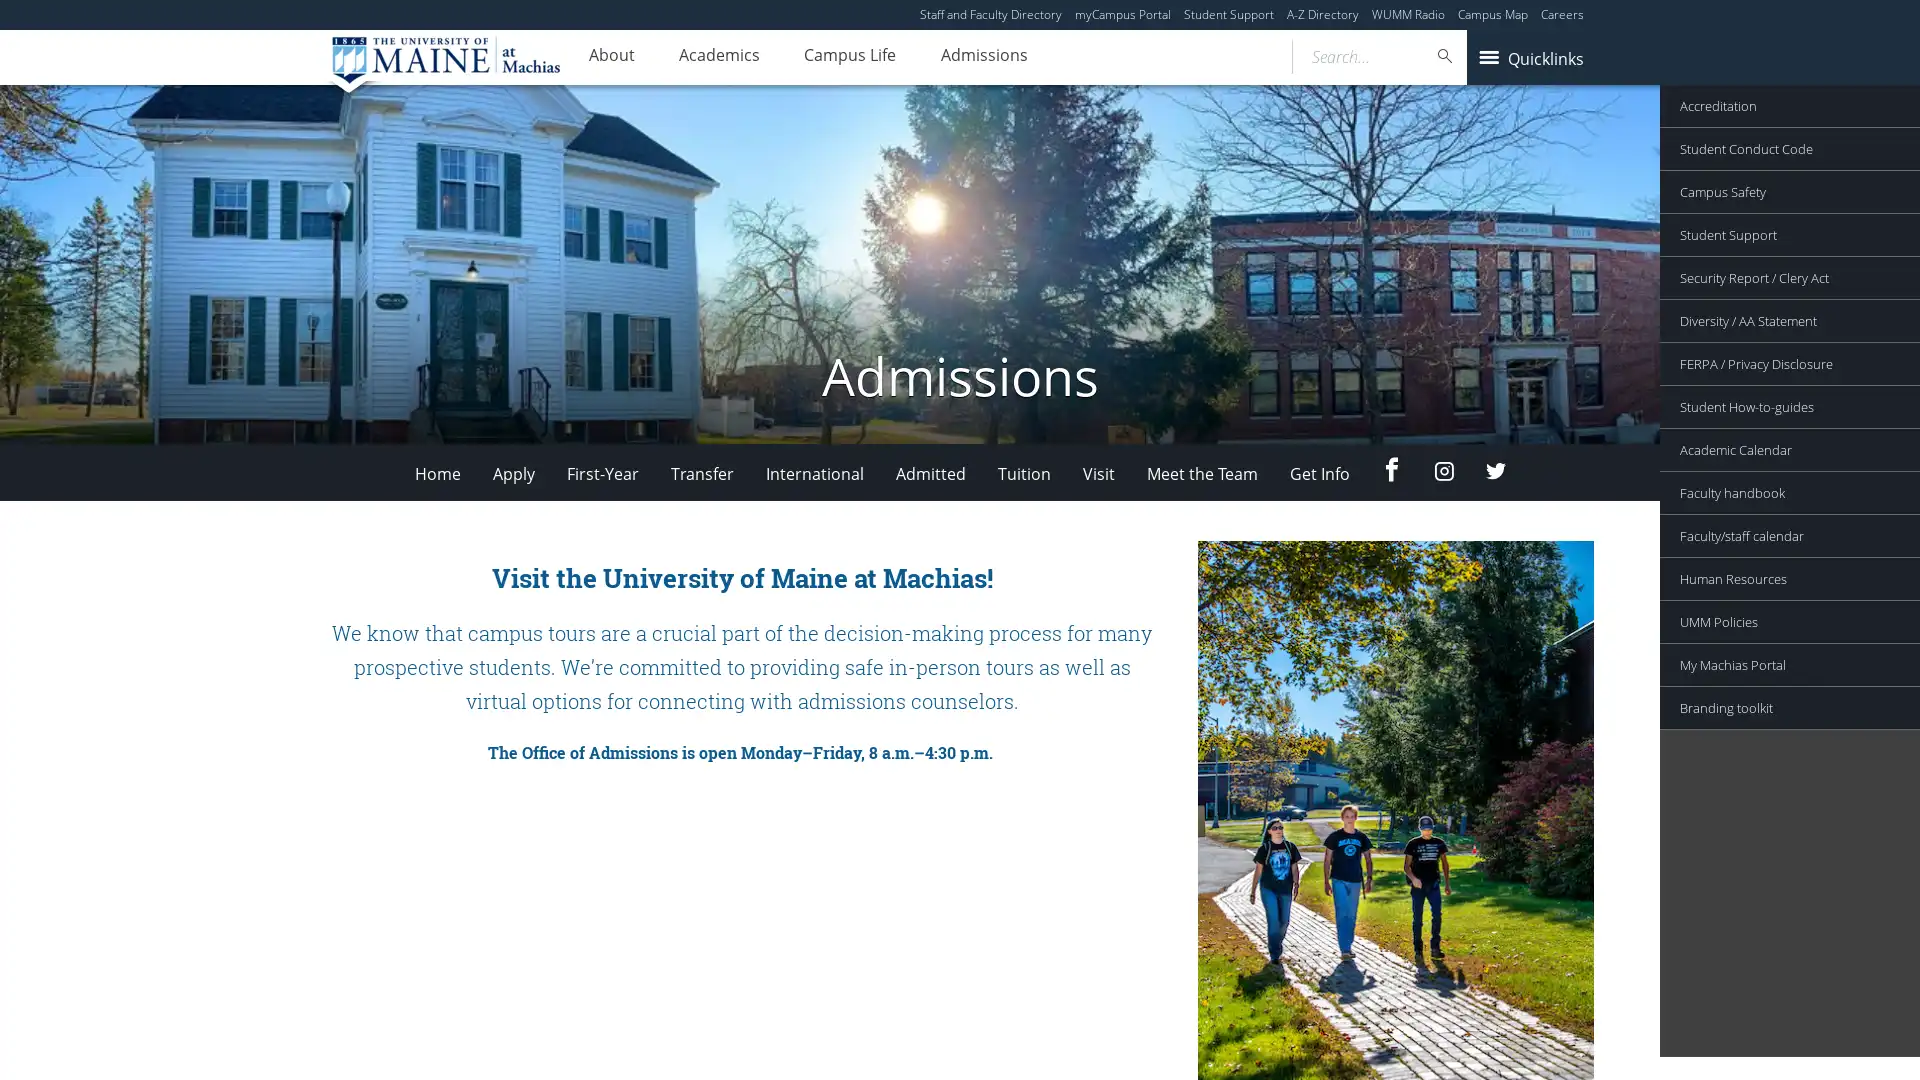  Describe the element at coordinates (1529, 56) in the screenshot. I see `Quicklinks` at that location.